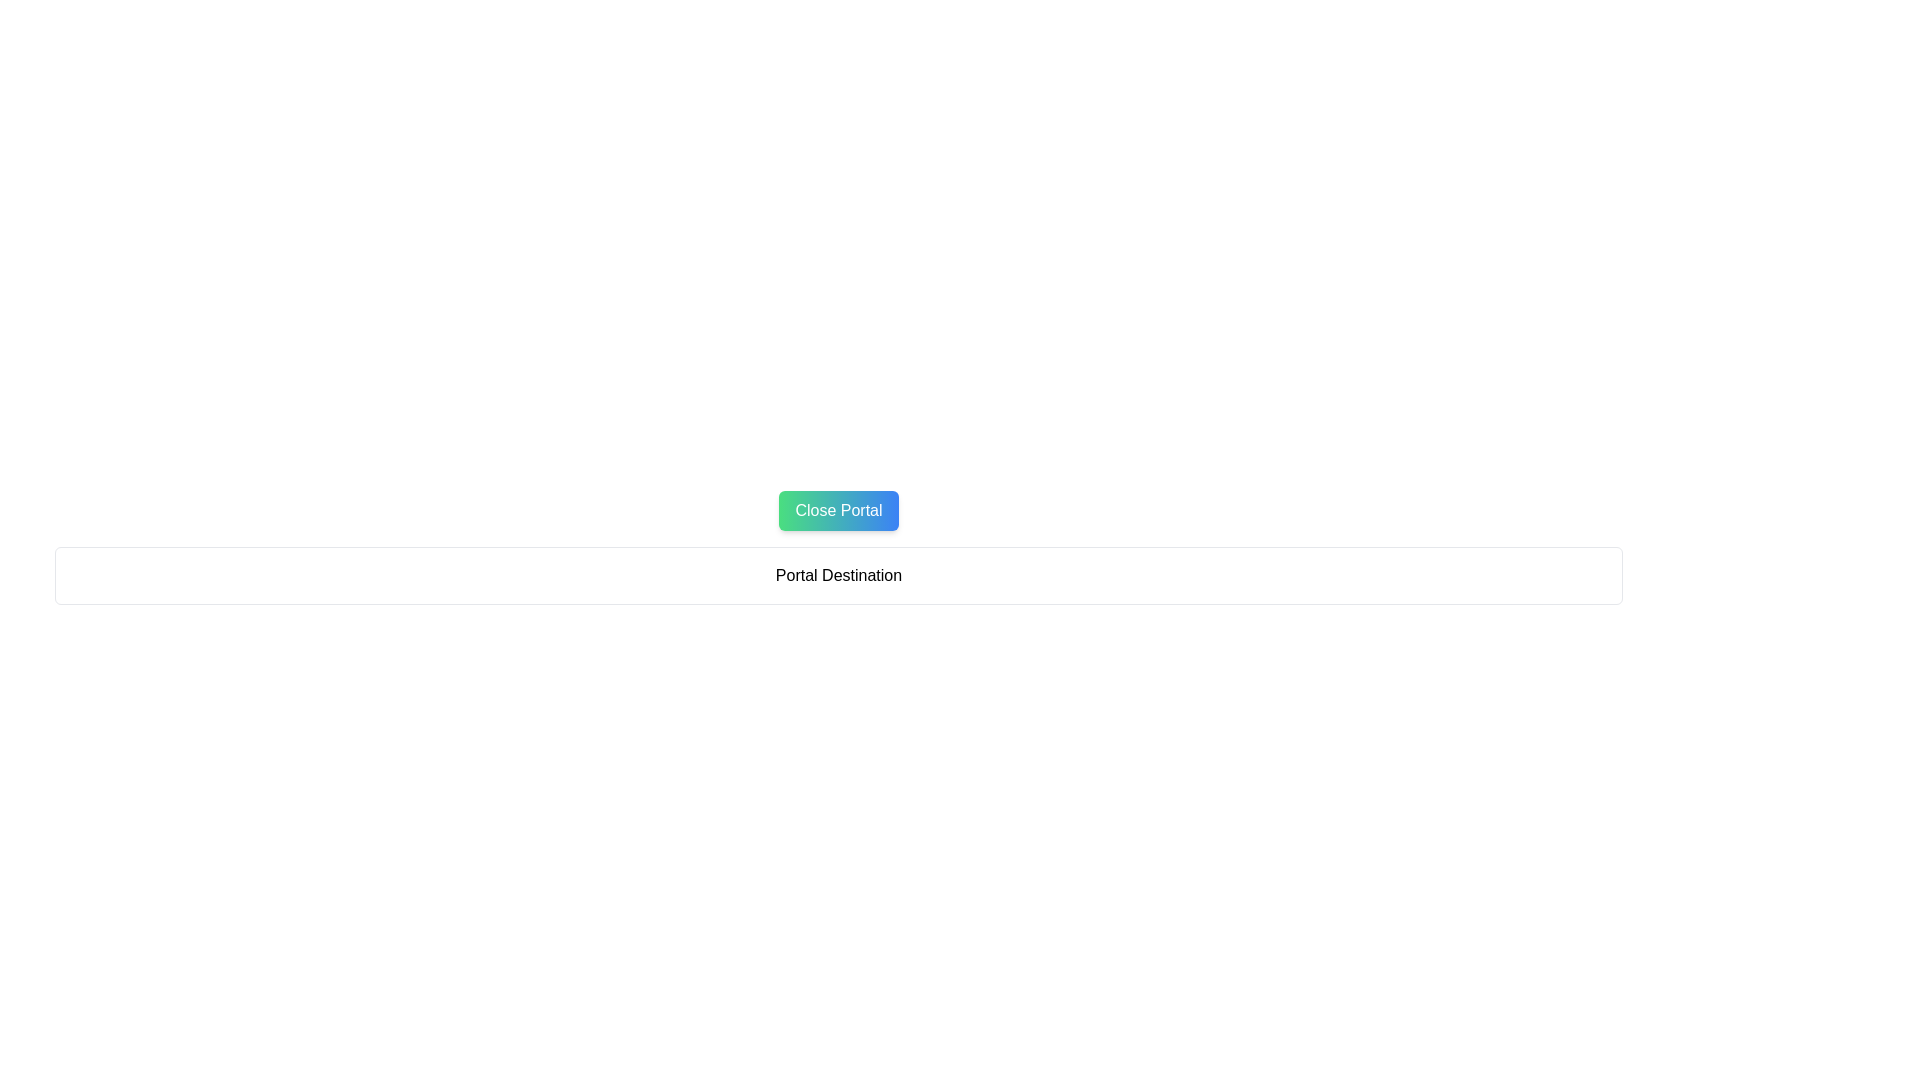 This screenshot has height=1080, width=1920. Describe the element at coordinates (839, 509) in the screenshot. I see `the 'Close Portal' button, which is a rectangular button with a gradient color from green to blue, located above the text 'Portal Destination.'` at that location.